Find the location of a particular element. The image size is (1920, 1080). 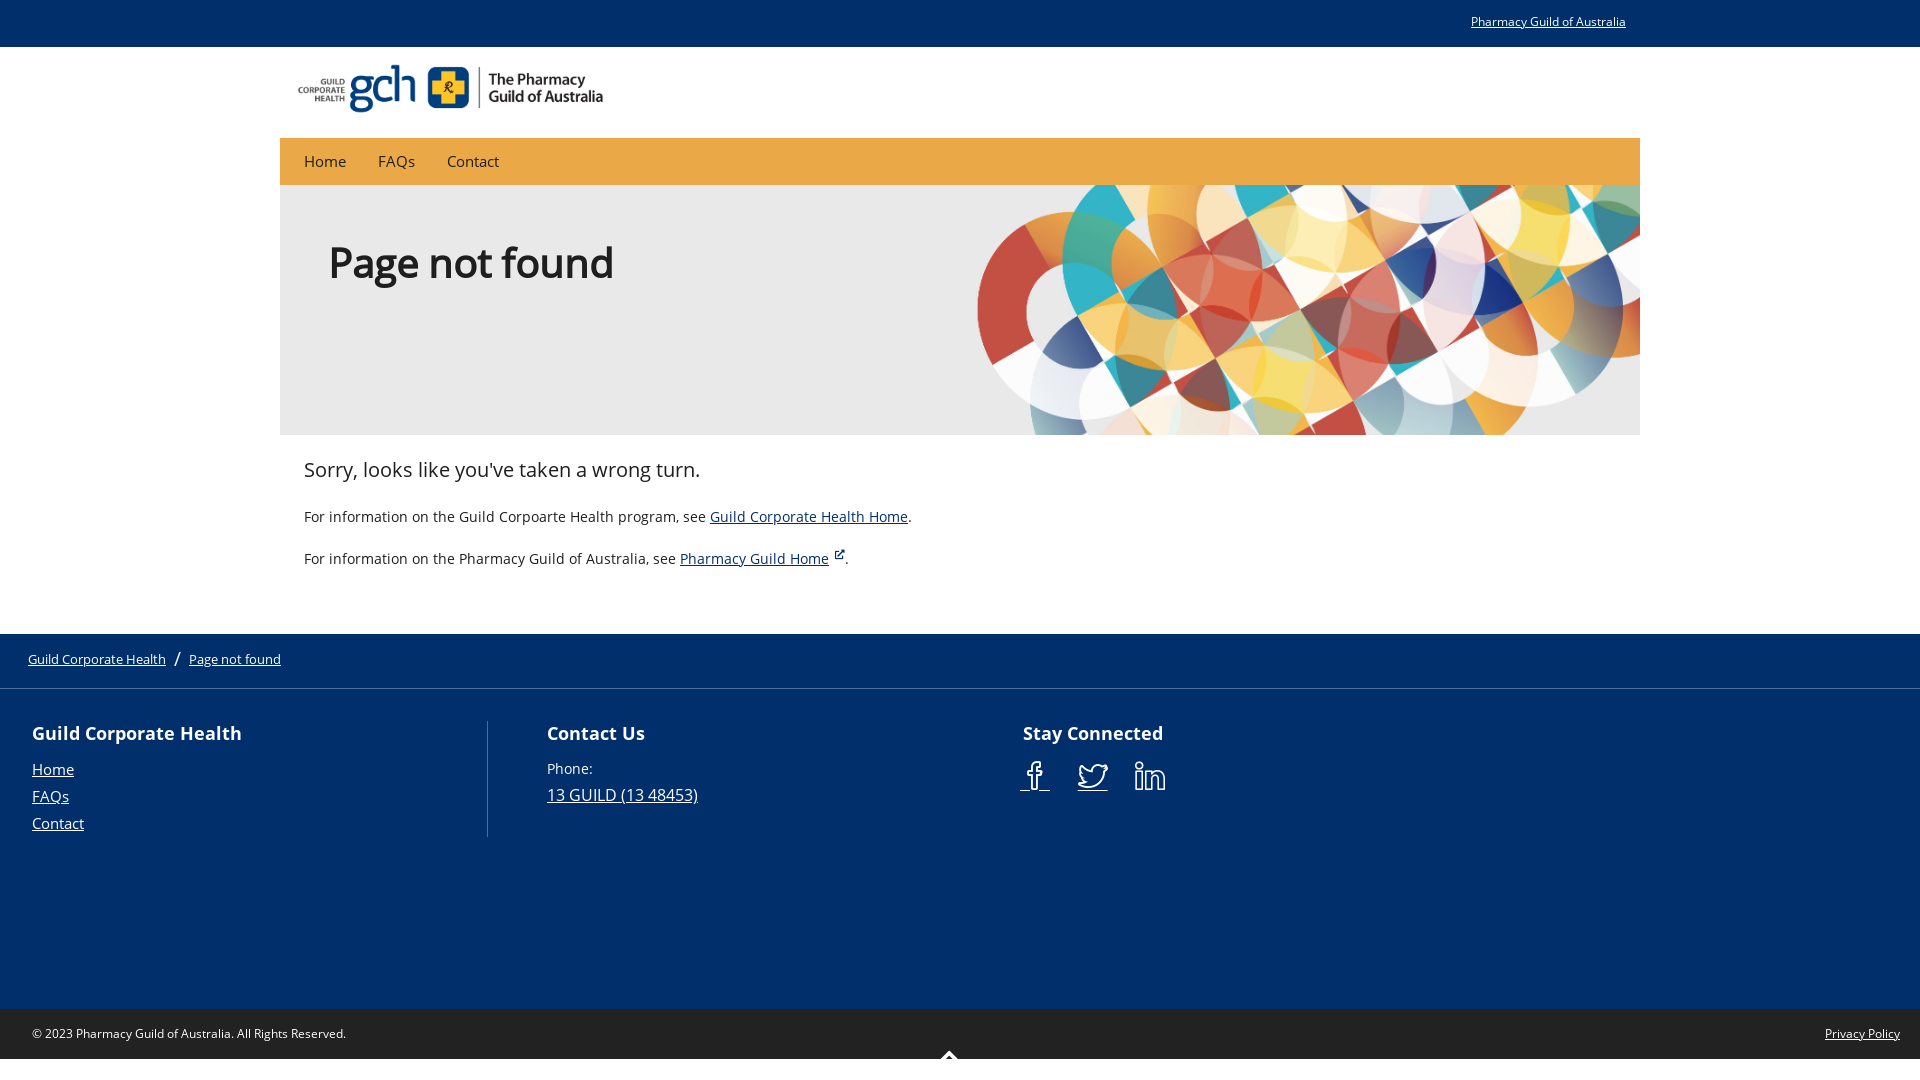

'Privacy Policy' is located at coordinates (1861, 1033).